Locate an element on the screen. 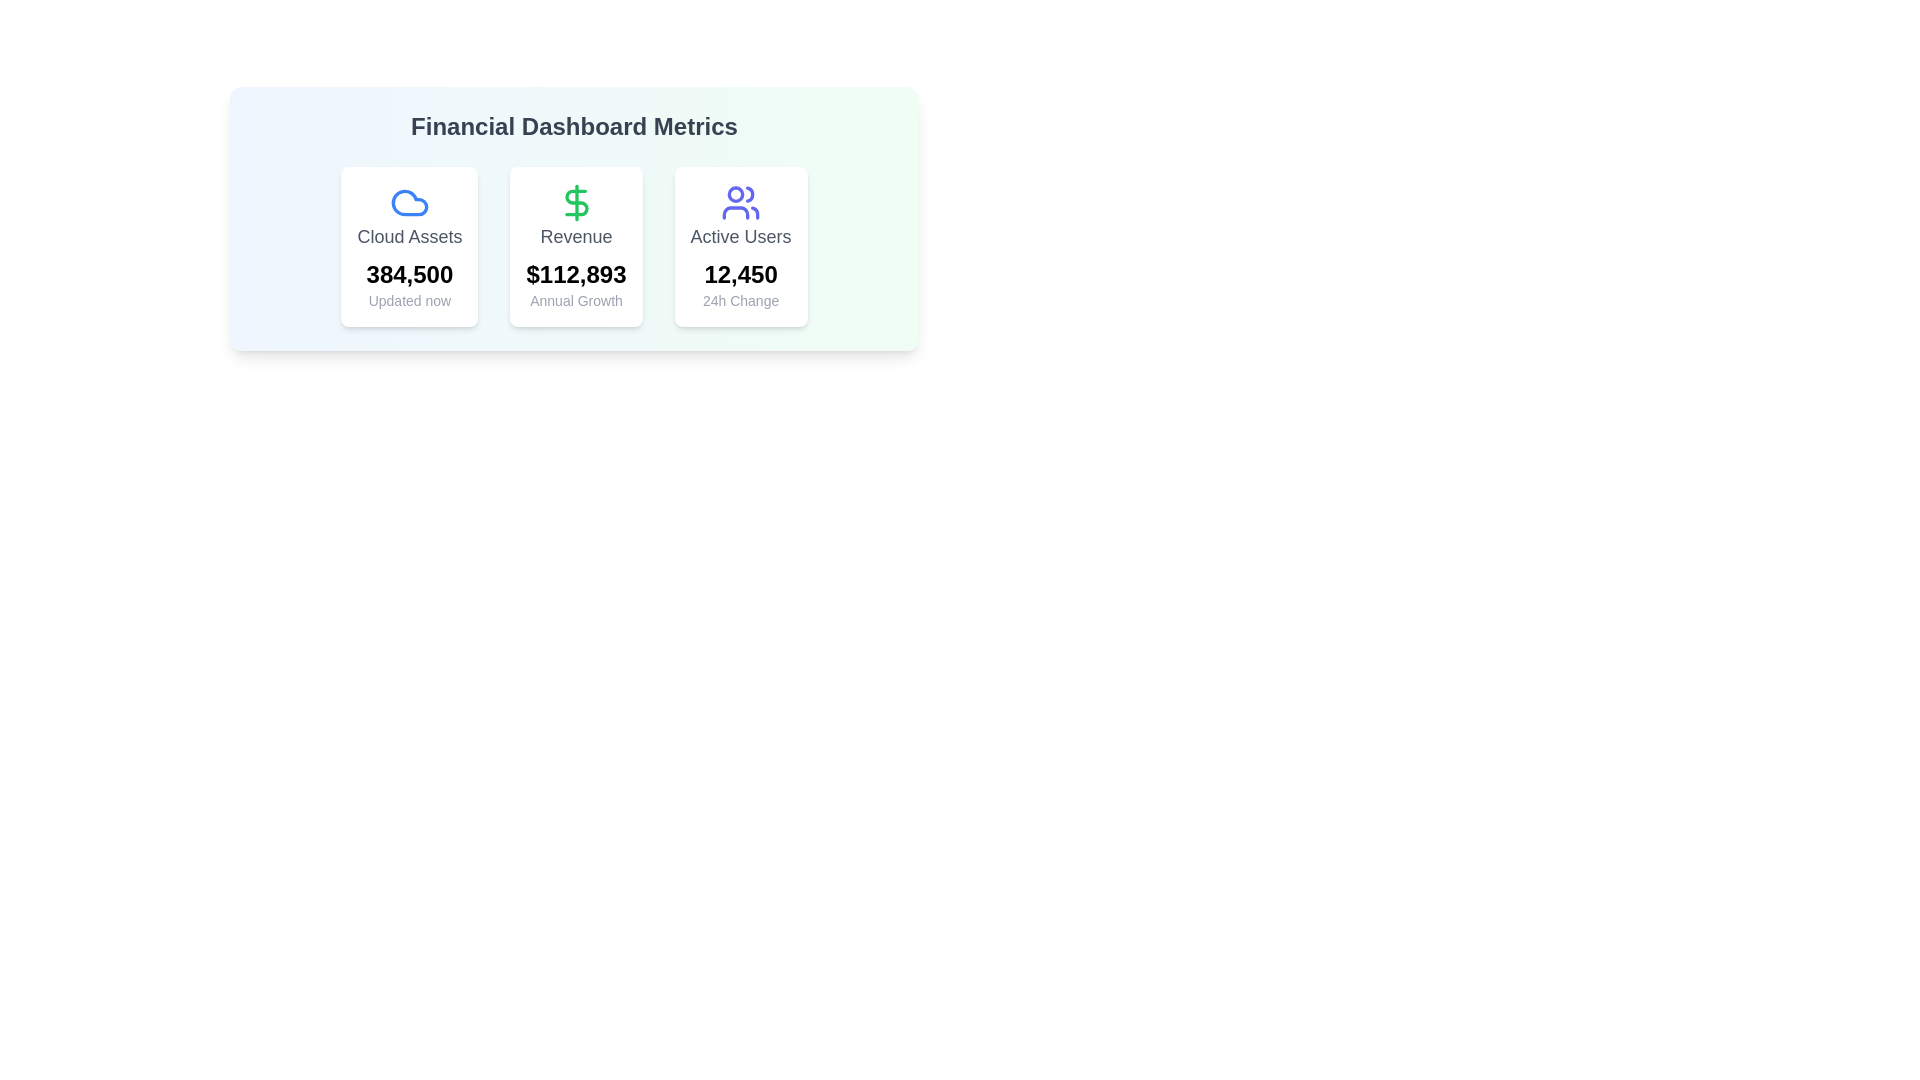  the blue cloud icon located at the top of the 'Cloud Assets' card in the data dashboard is located at coordinates (408, 203).